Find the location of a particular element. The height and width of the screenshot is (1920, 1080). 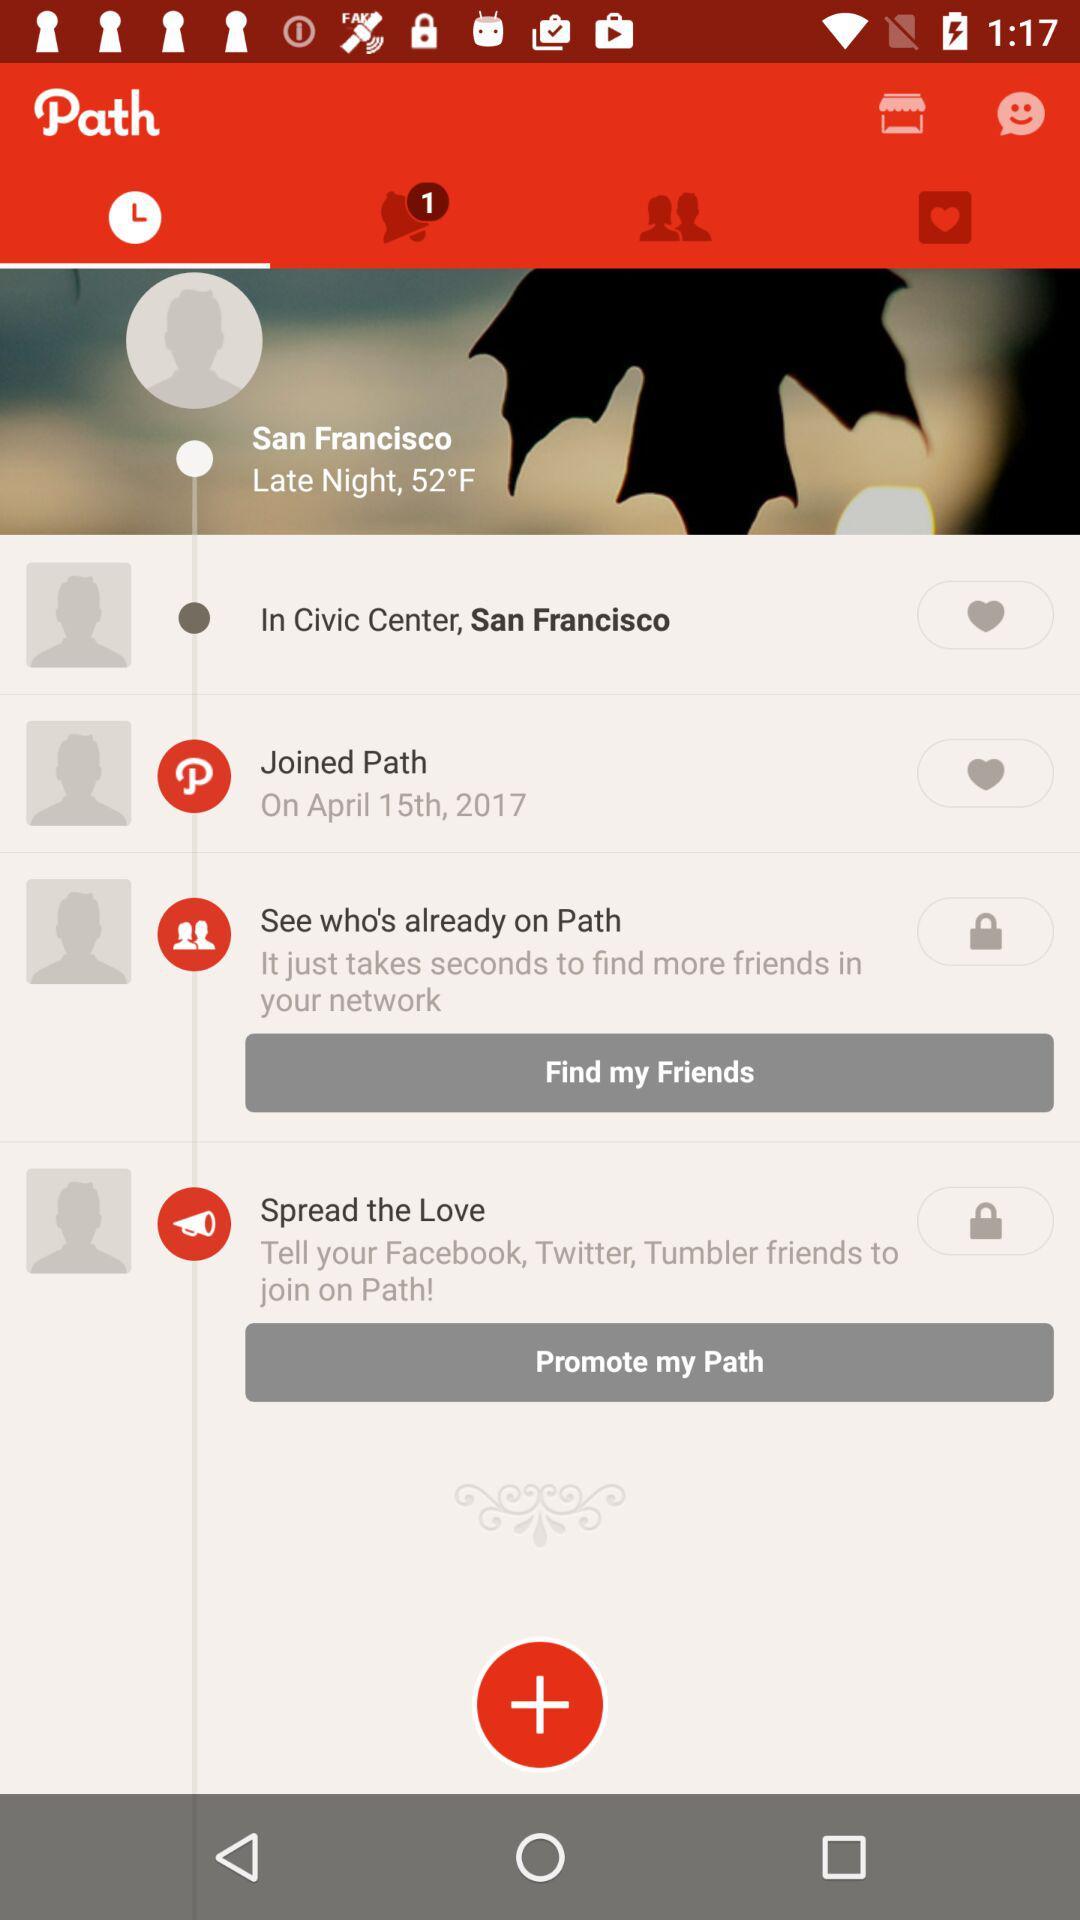

like option which is right top corner is located at coordinates (945, 217).